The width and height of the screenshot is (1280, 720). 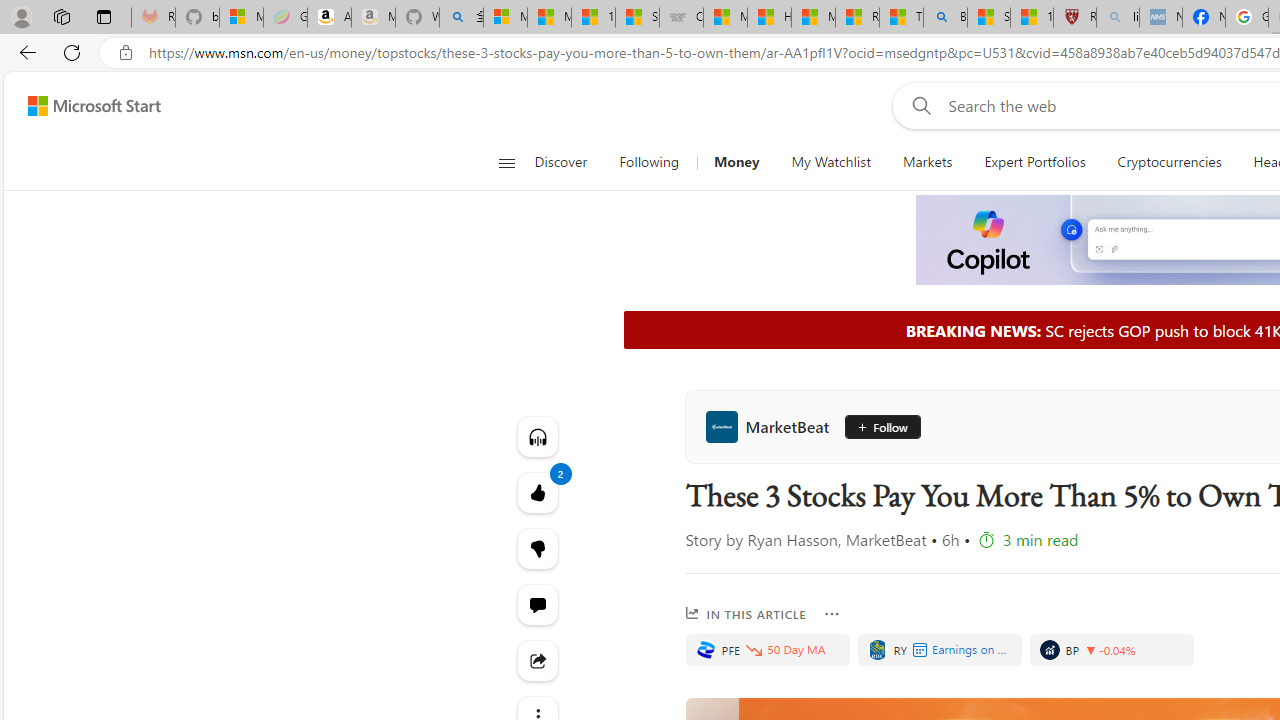 What do you see at coordinates (1169, 162) in the screenshot?
I see `'Cryptocurrencies'` at bounding box center [1169, 162].